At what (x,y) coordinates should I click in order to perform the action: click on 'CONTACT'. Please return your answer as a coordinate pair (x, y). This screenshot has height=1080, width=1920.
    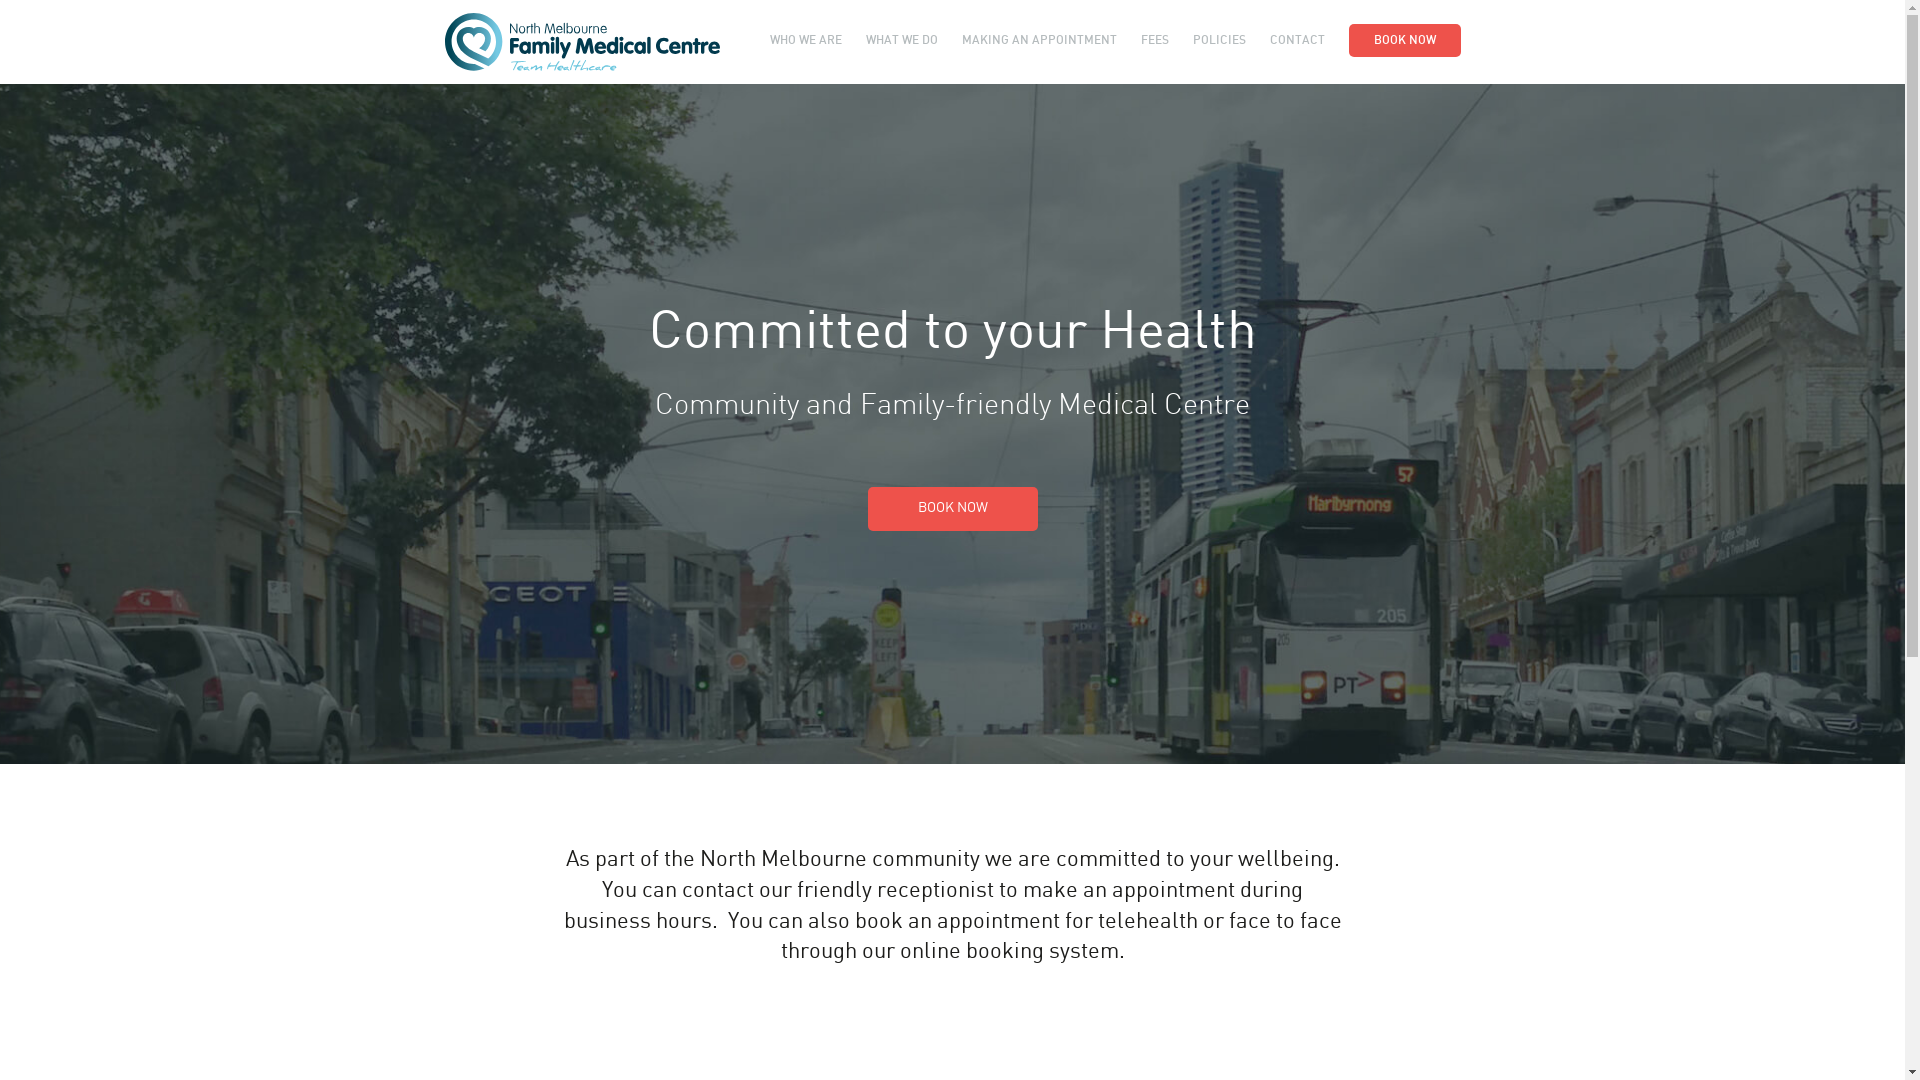
    Looking at the image, I should click on (1297, 39).